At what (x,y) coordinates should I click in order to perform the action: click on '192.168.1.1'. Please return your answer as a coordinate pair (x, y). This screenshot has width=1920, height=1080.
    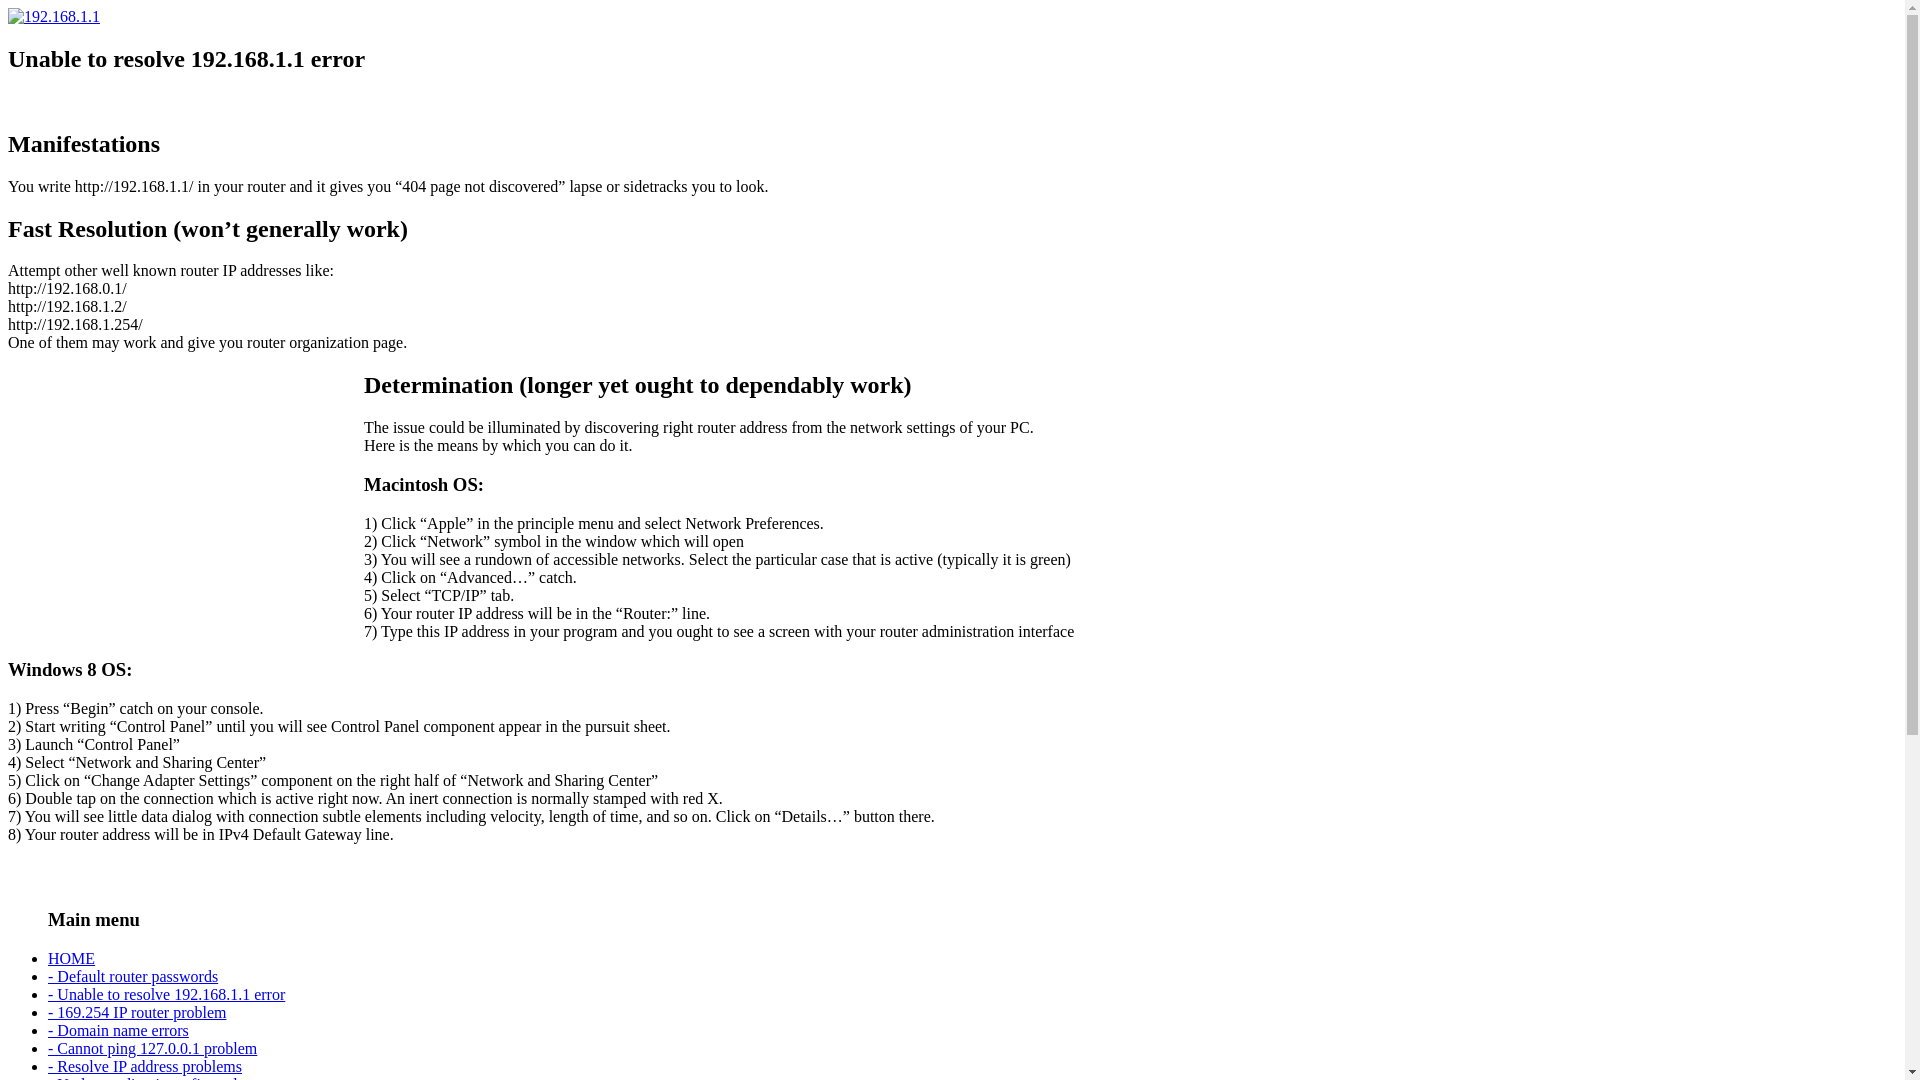
    Looking at the image, I should click on (53, 16).